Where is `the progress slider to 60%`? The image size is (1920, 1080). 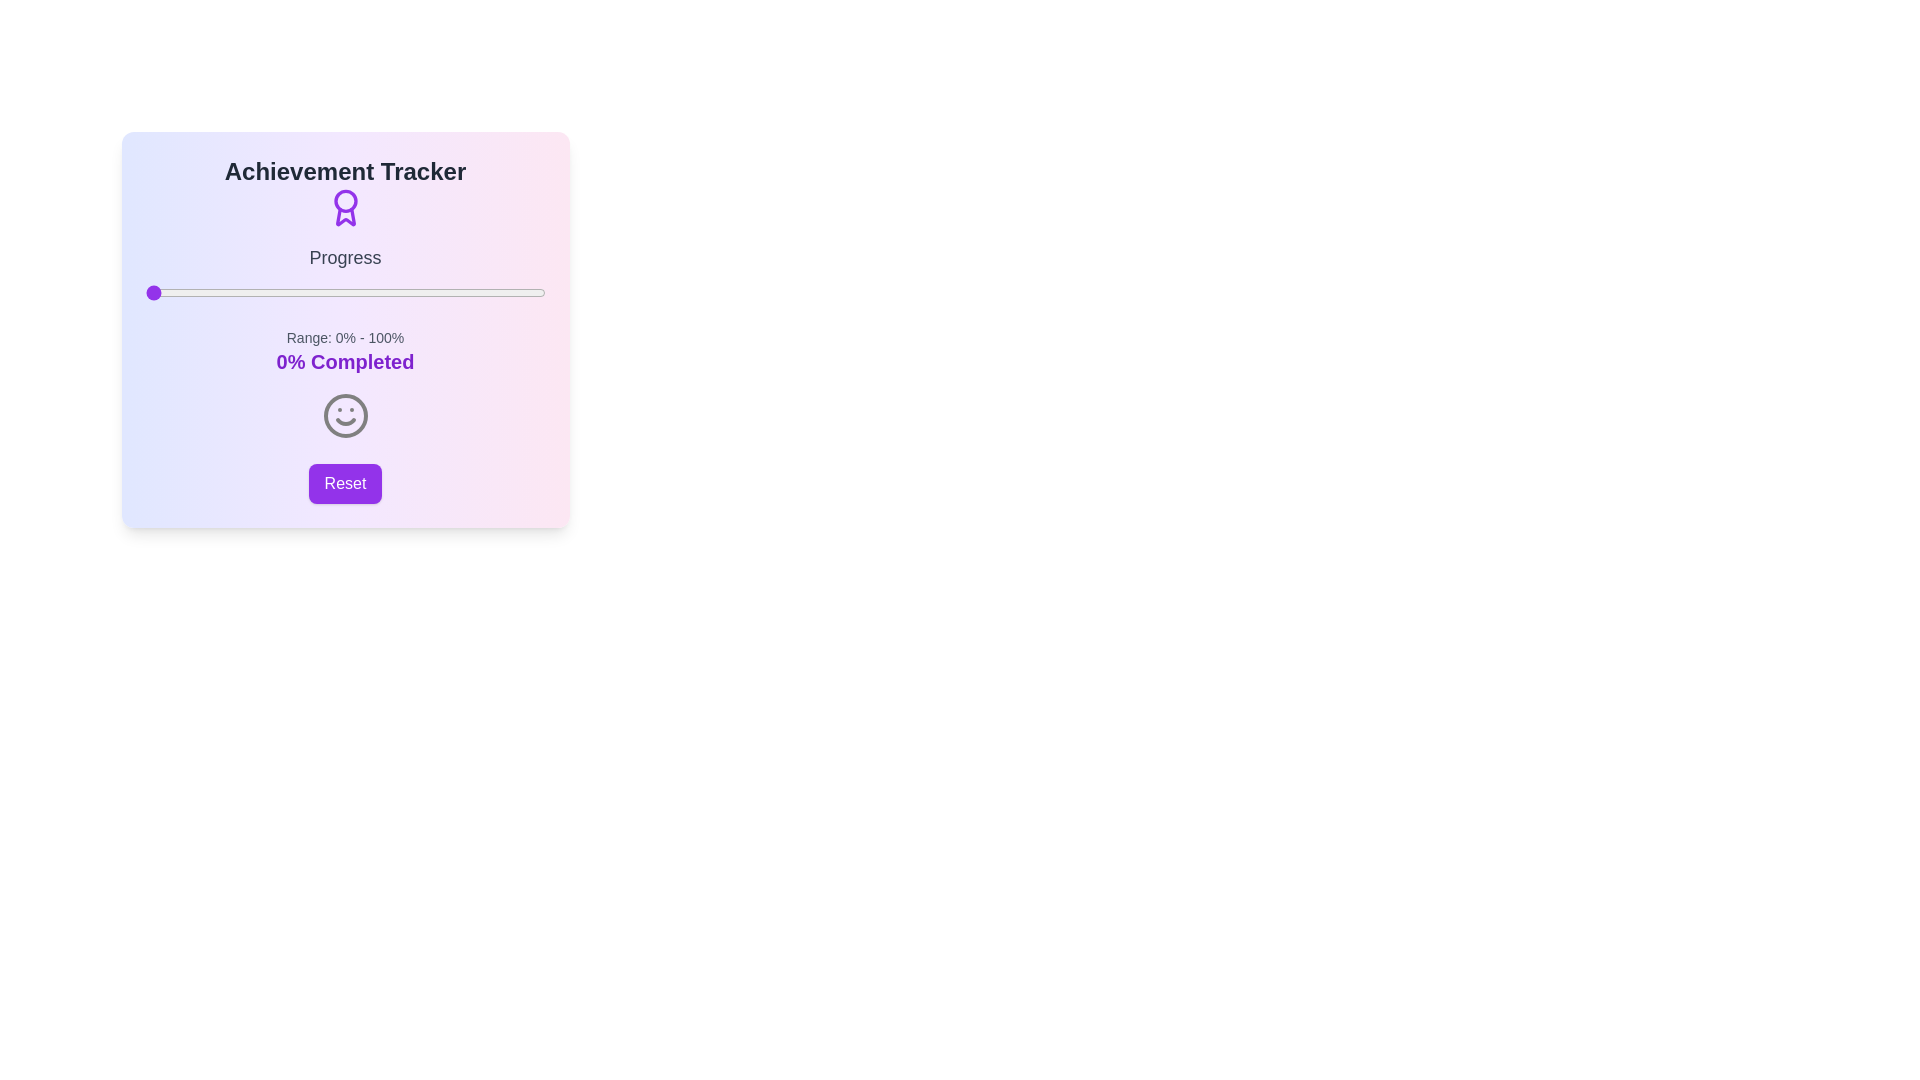
the progress slider to 60% is located at coordinates (385, 293).